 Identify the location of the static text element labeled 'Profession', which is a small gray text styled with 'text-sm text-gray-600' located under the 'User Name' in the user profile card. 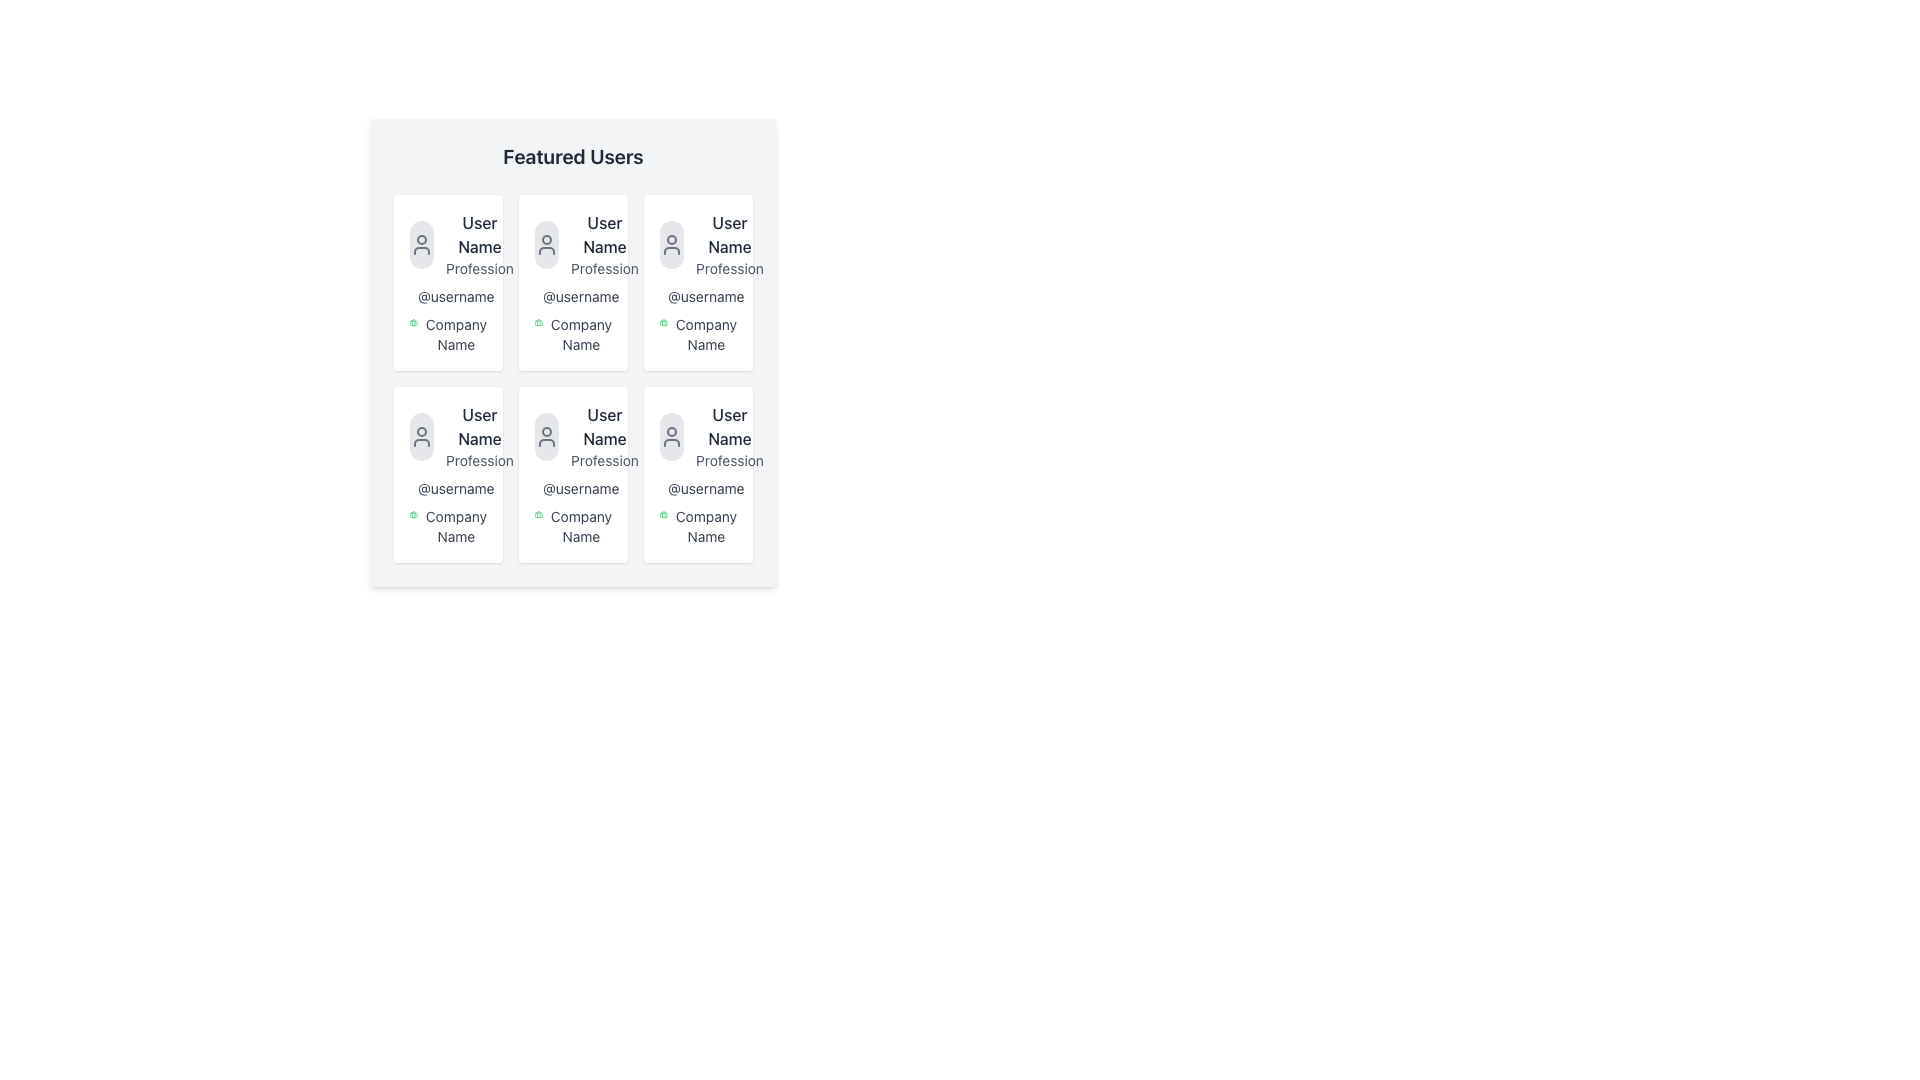
(603, 268).